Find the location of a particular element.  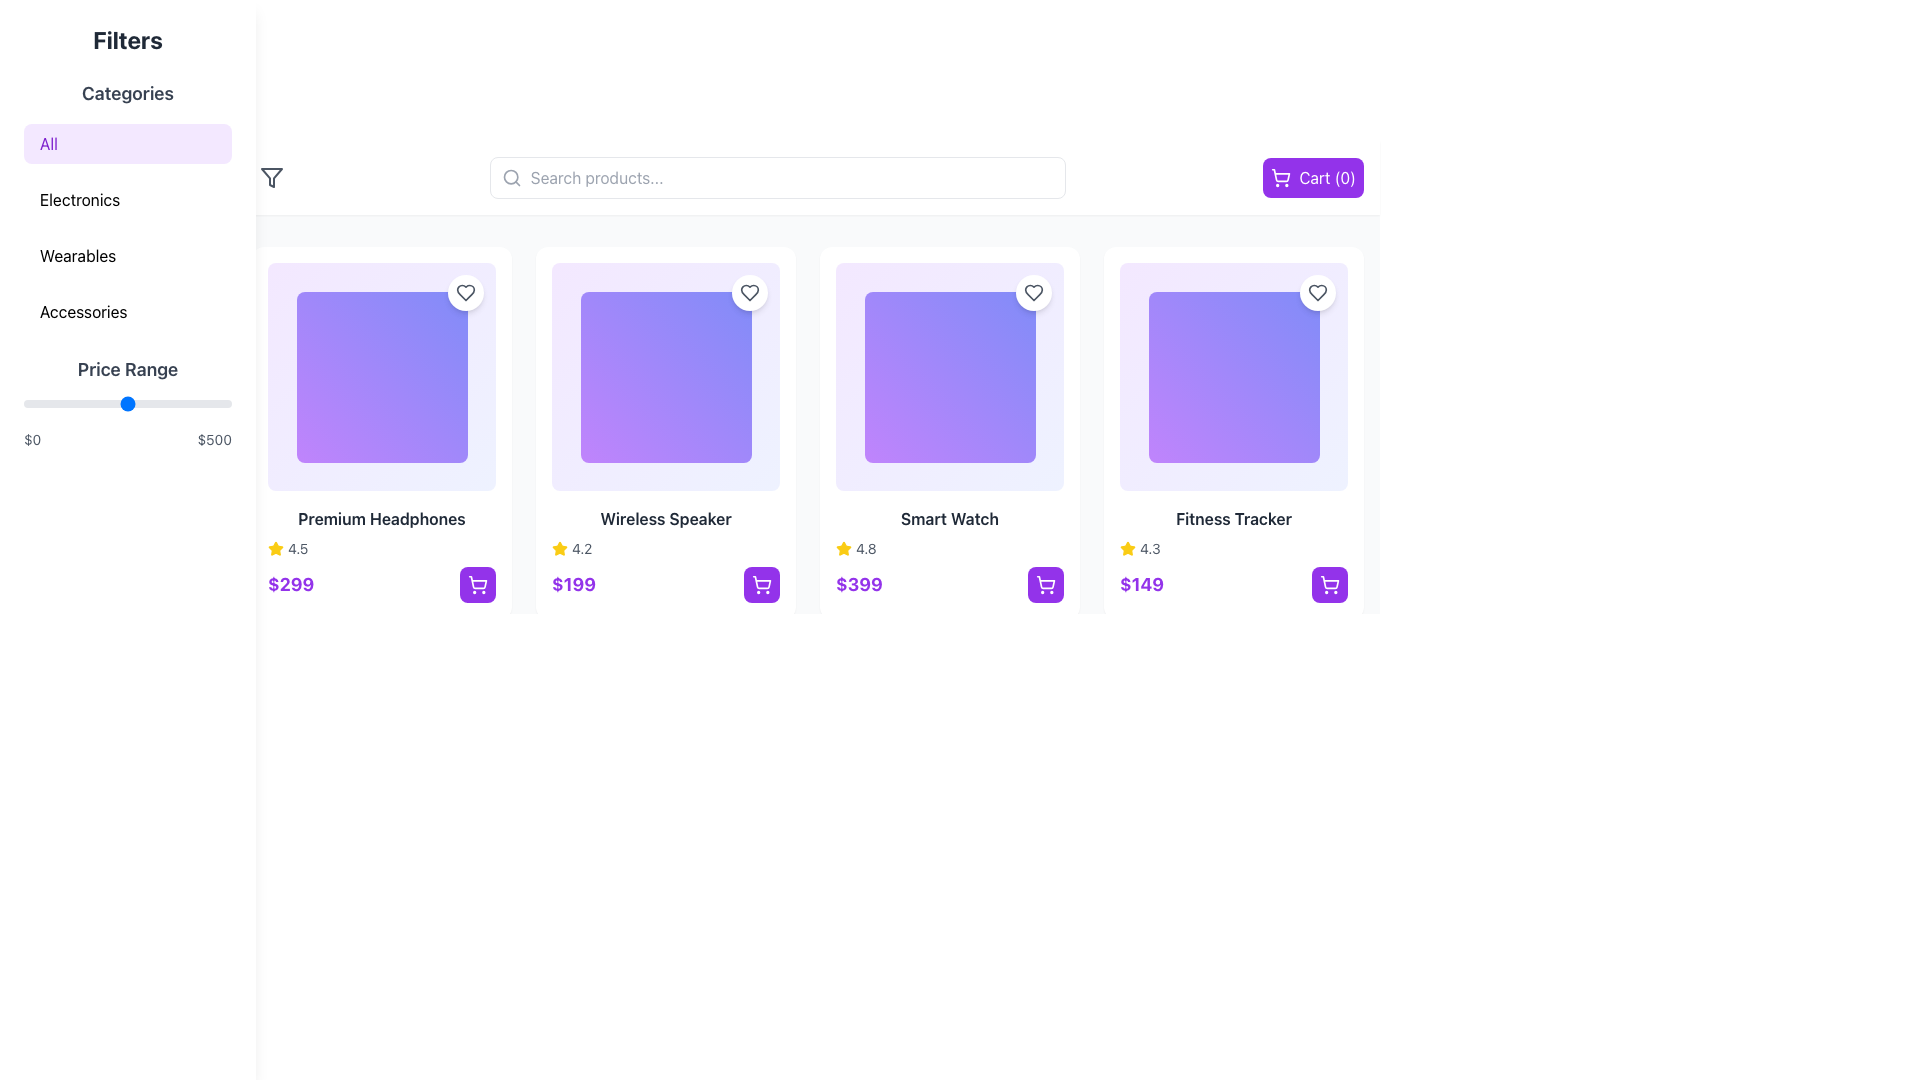

the button with a purple background and white rounded borders, featuring a white shopping cart icon, located at the bottom-right corner of the 'Smart Watch' product card is located at coordinates (1045, 585).